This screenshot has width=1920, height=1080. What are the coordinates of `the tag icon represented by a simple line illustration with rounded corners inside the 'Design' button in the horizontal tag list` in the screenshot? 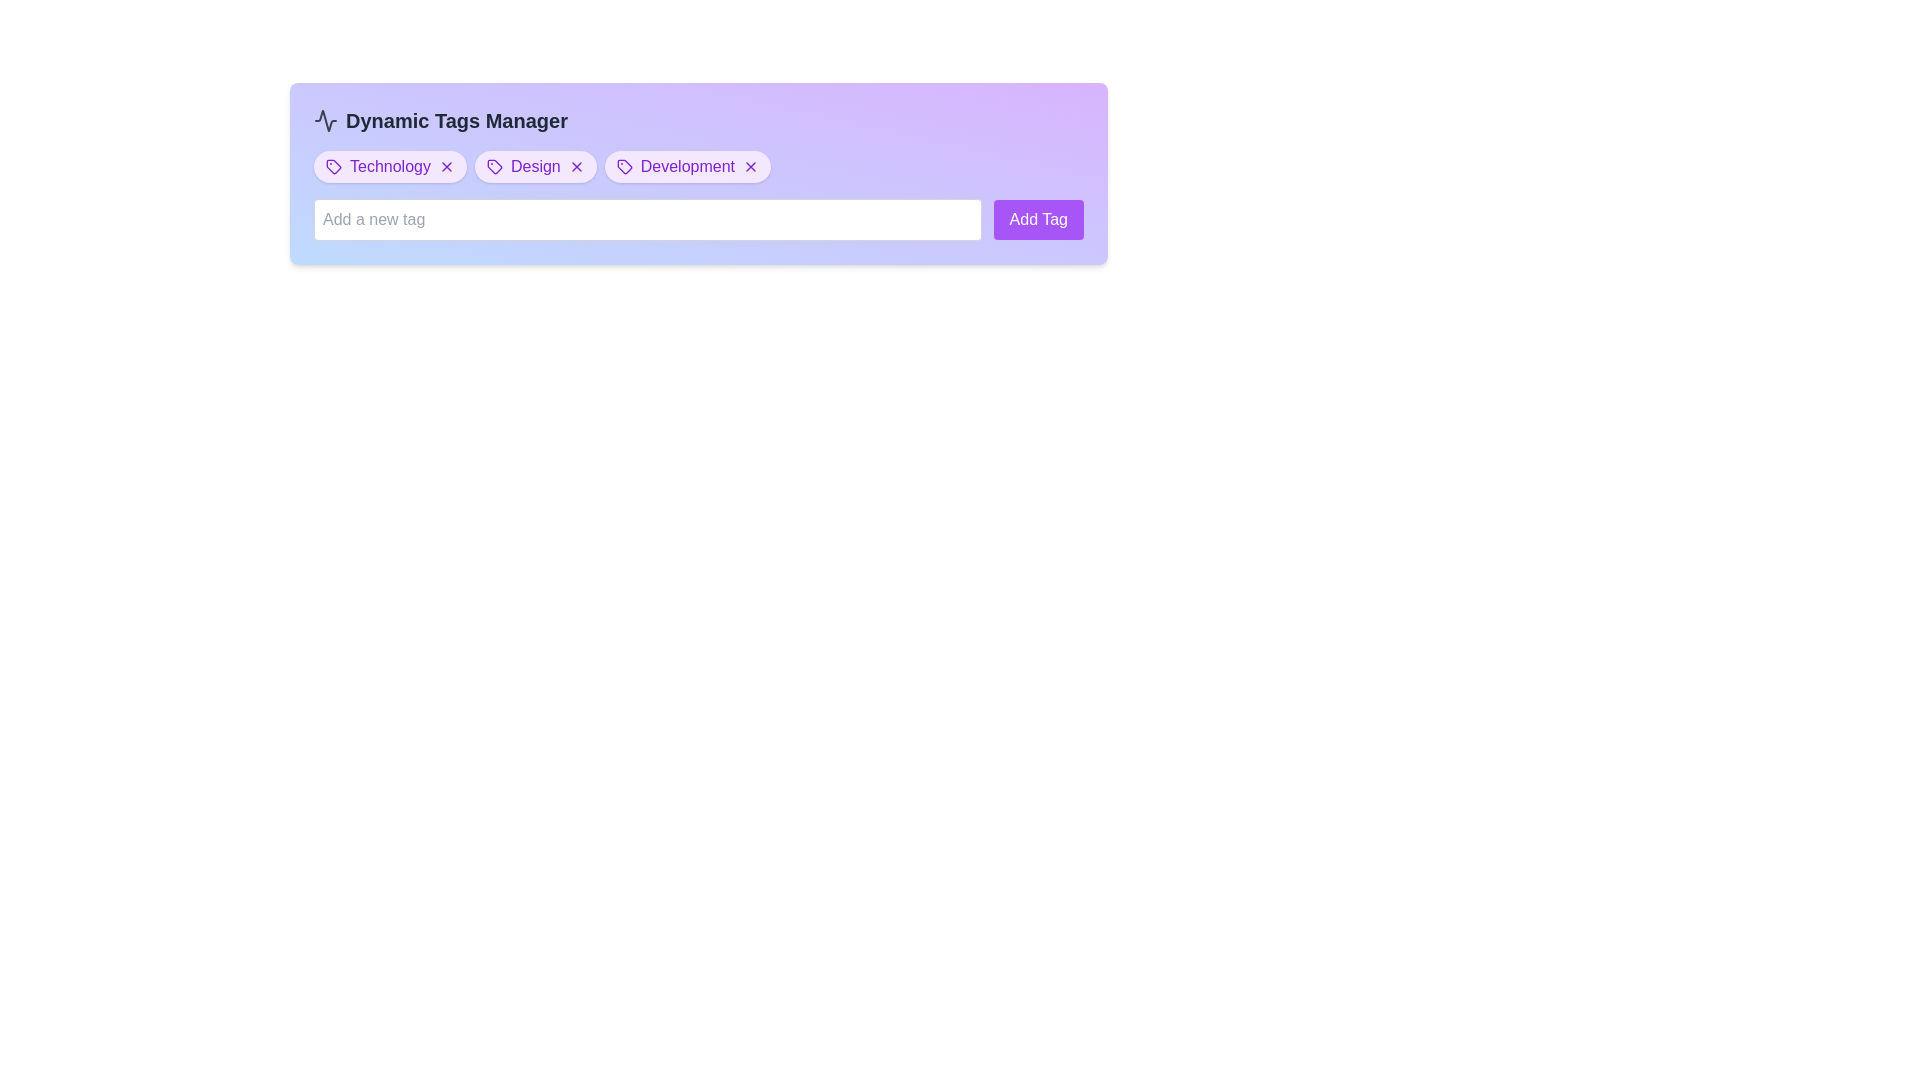 It's located at (494, 165).